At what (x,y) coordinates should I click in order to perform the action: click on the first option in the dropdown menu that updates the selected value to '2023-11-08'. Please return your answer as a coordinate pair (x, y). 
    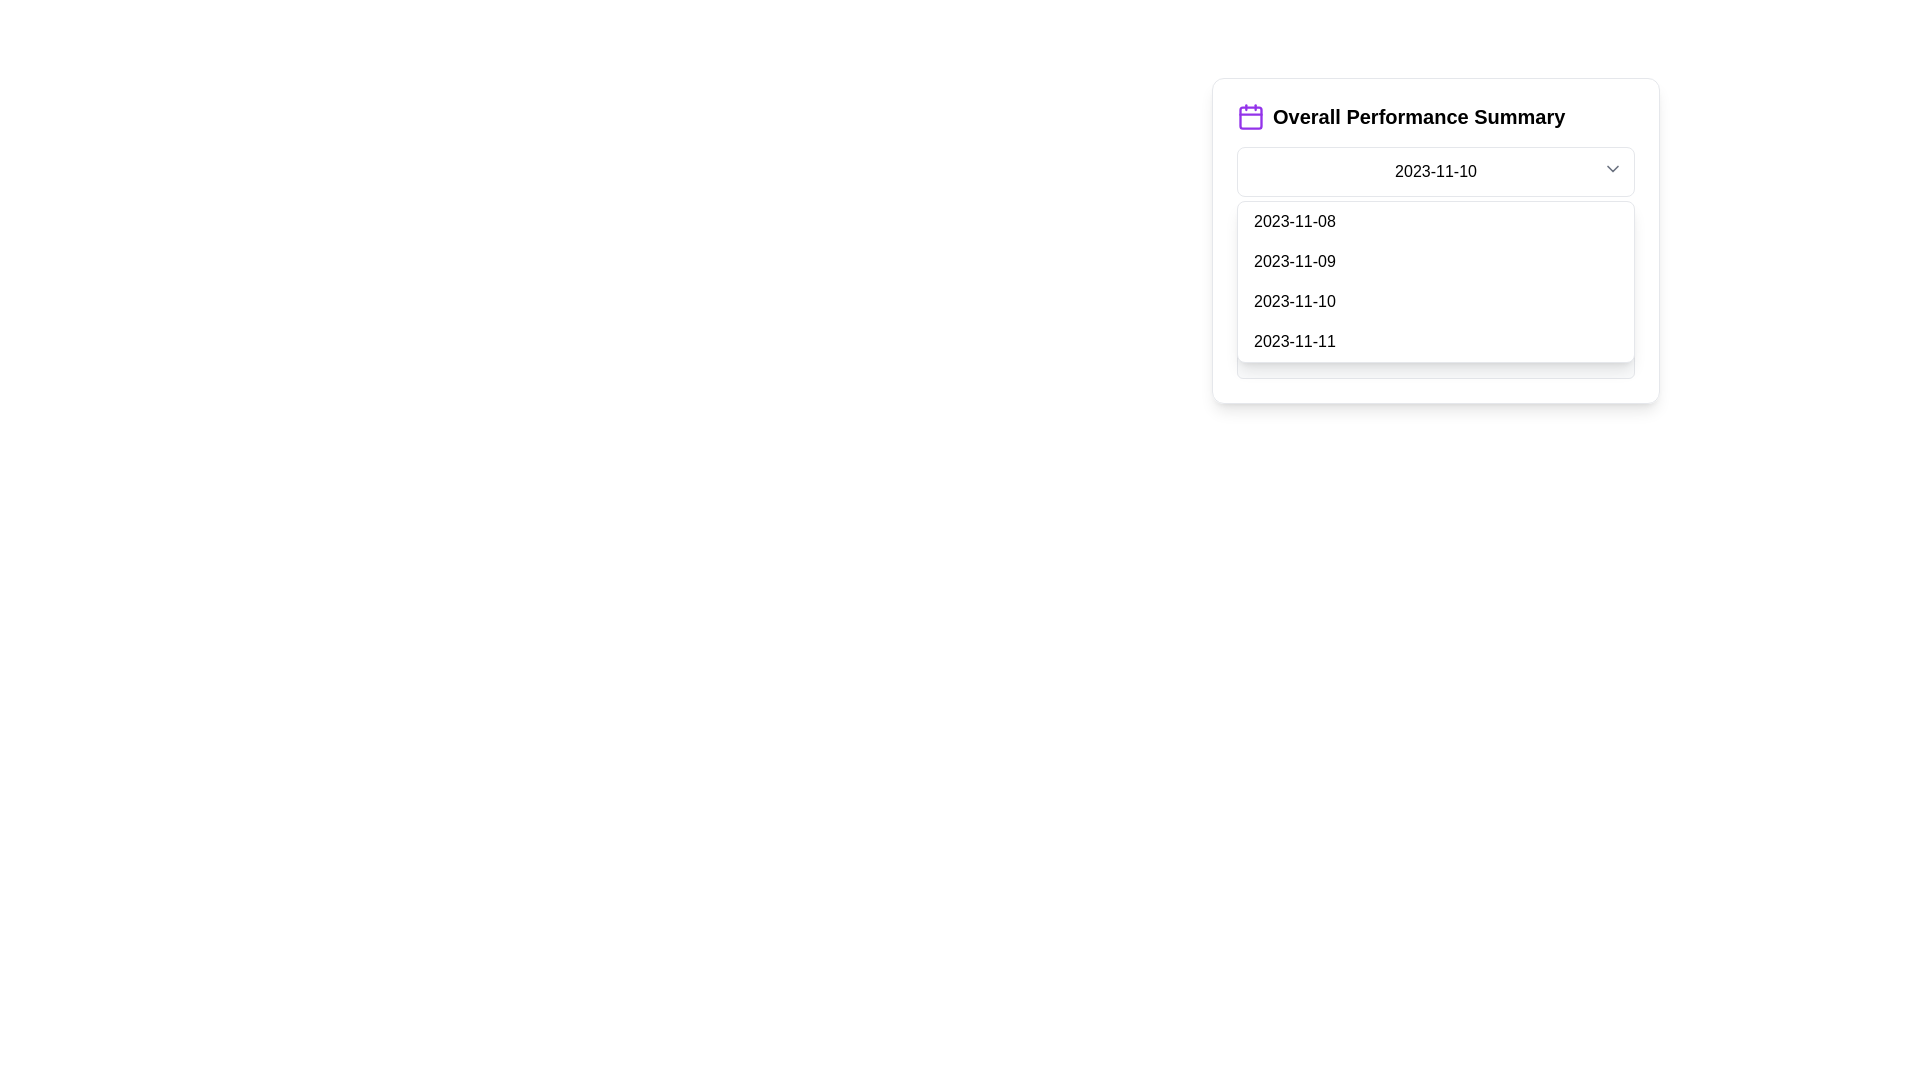
    Looking at the image, I should click on (1434, 222).